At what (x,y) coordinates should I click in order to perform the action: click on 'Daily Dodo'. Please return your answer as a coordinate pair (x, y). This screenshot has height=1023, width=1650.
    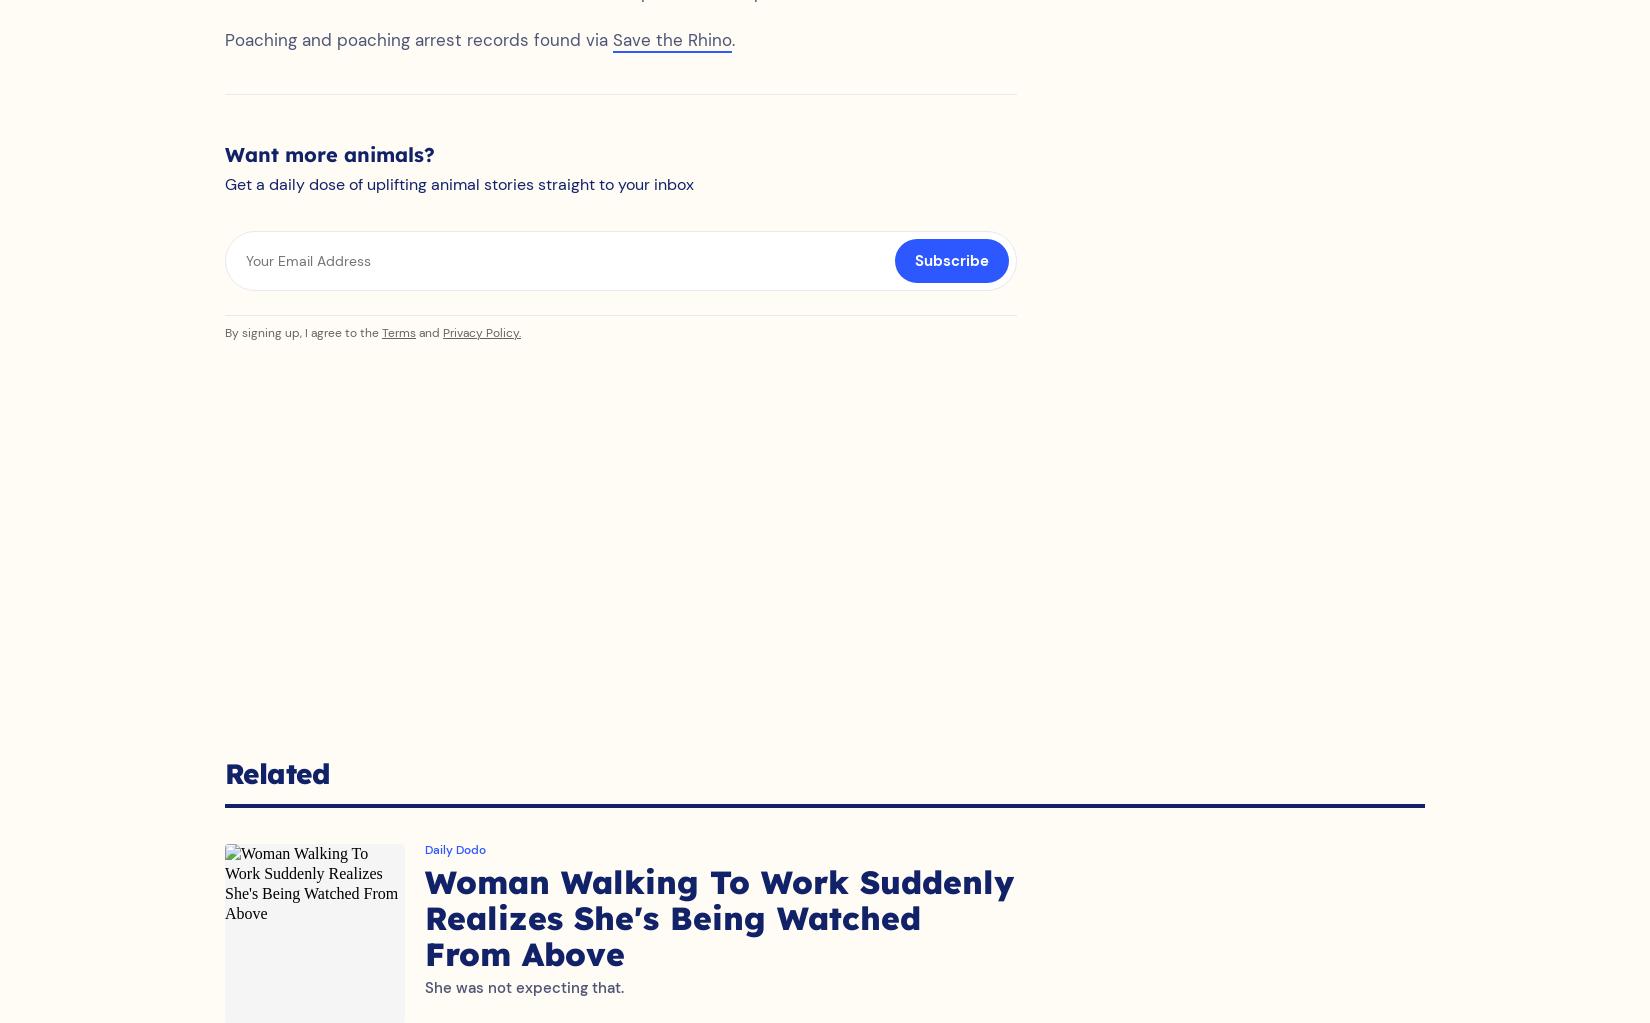
    Looking at the image, I should click on (454, 869).